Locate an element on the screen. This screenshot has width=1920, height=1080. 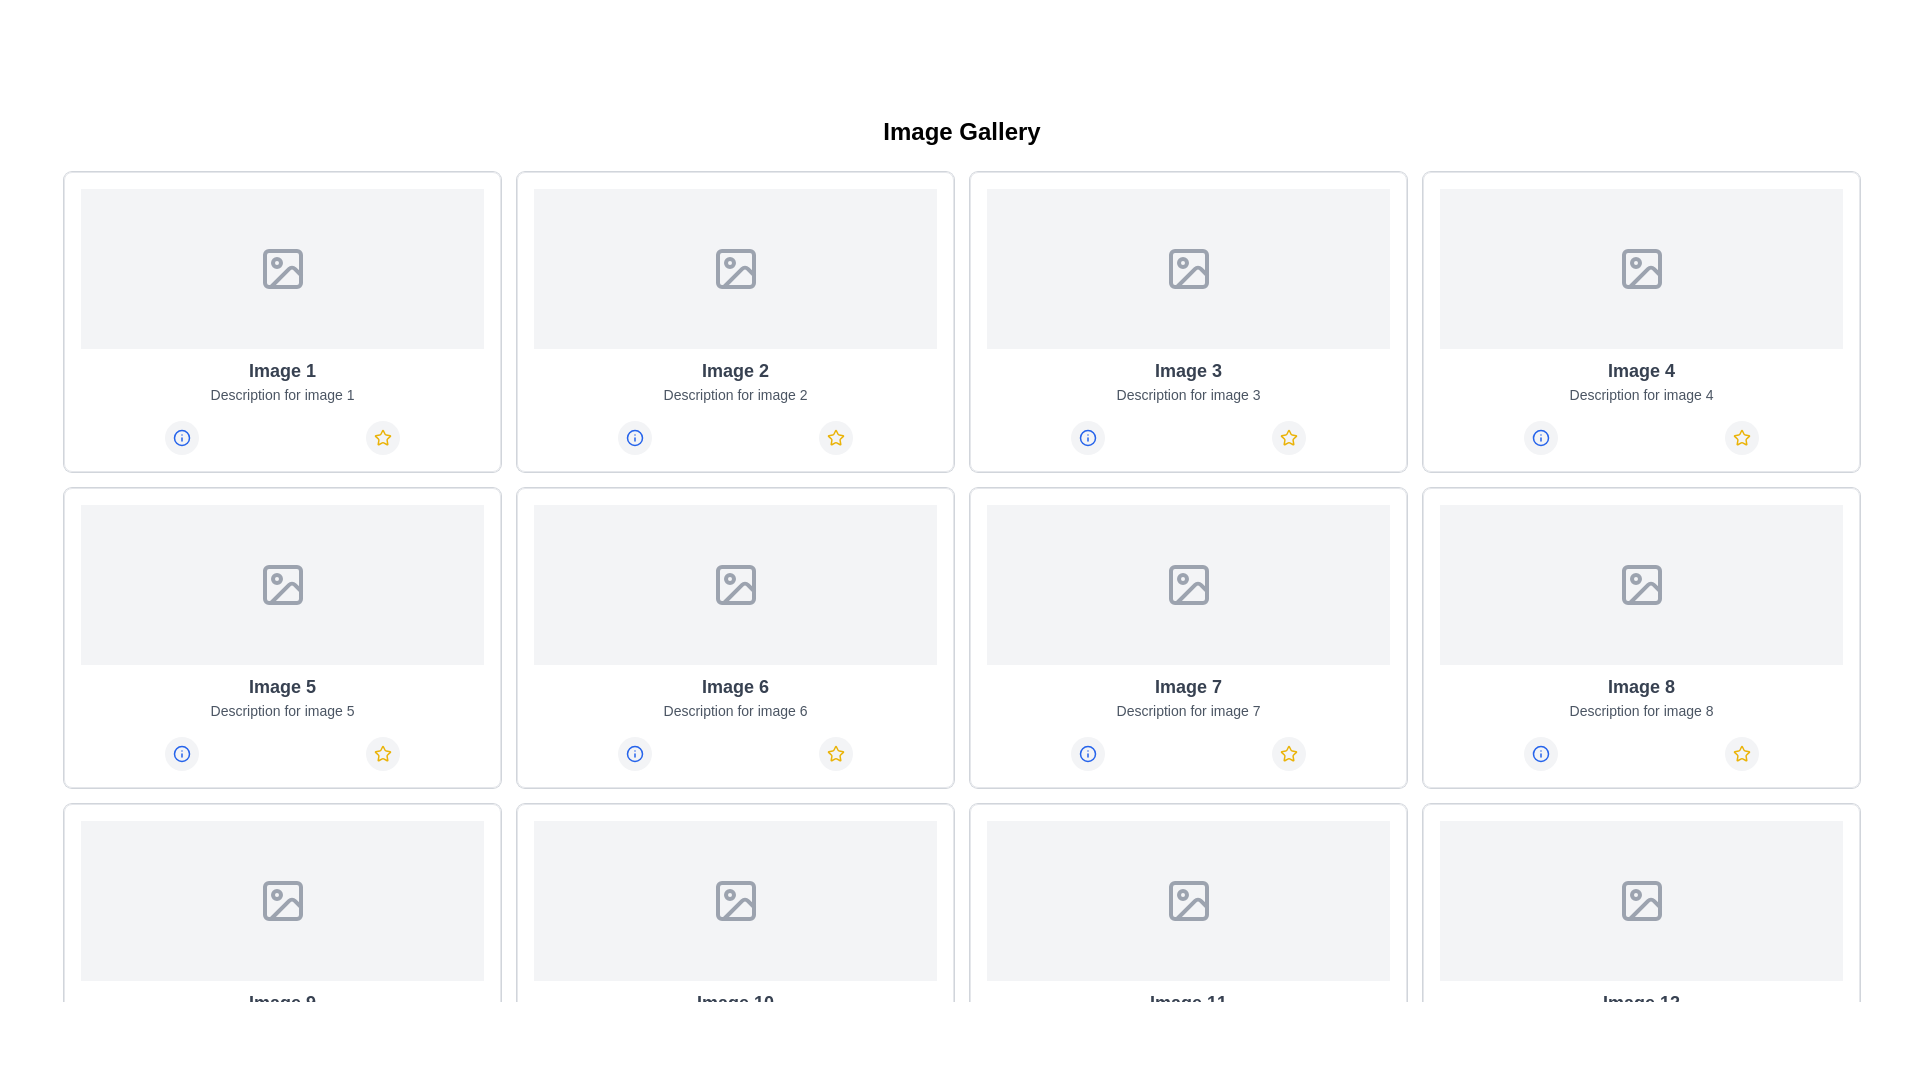
the first circular informational button located below Image 7 in the grid is located at coordinates (1086, 753).